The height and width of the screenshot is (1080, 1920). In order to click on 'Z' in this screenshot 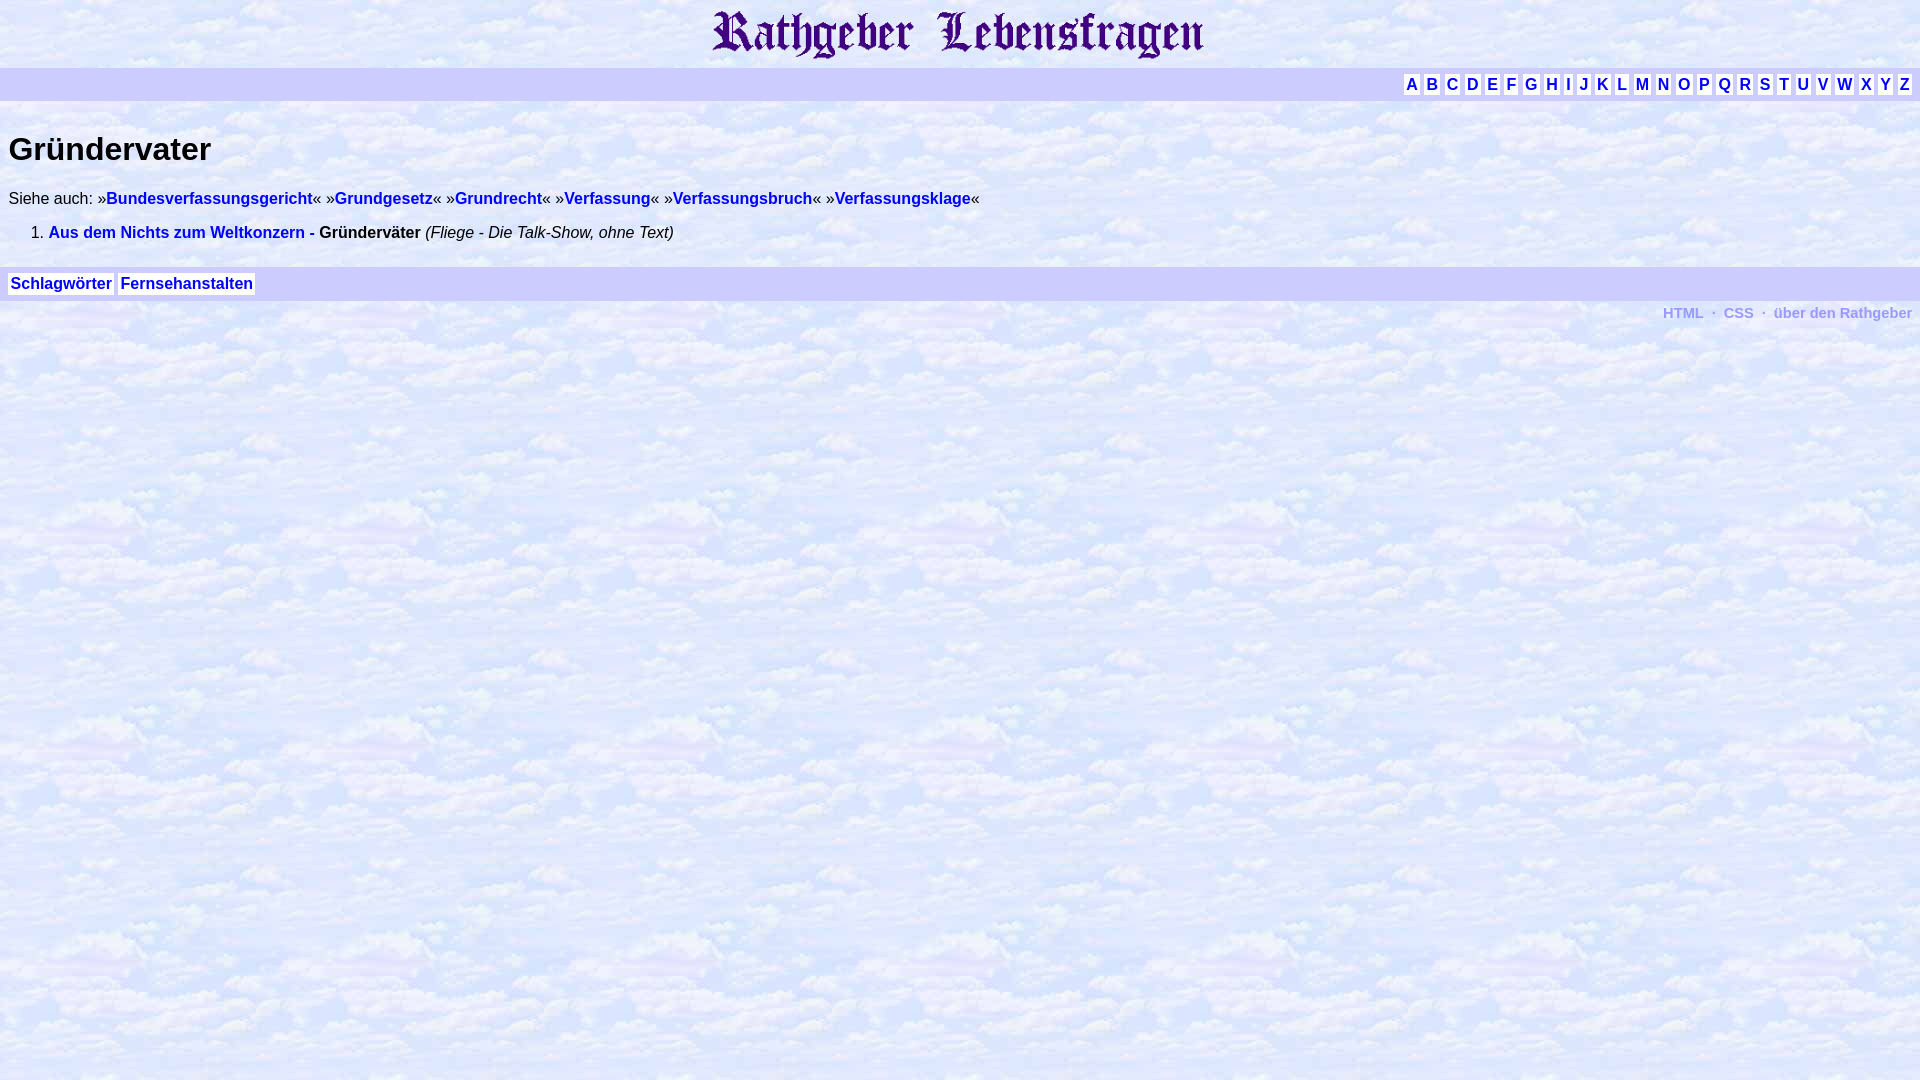, I will do `click(1904, 83)`.